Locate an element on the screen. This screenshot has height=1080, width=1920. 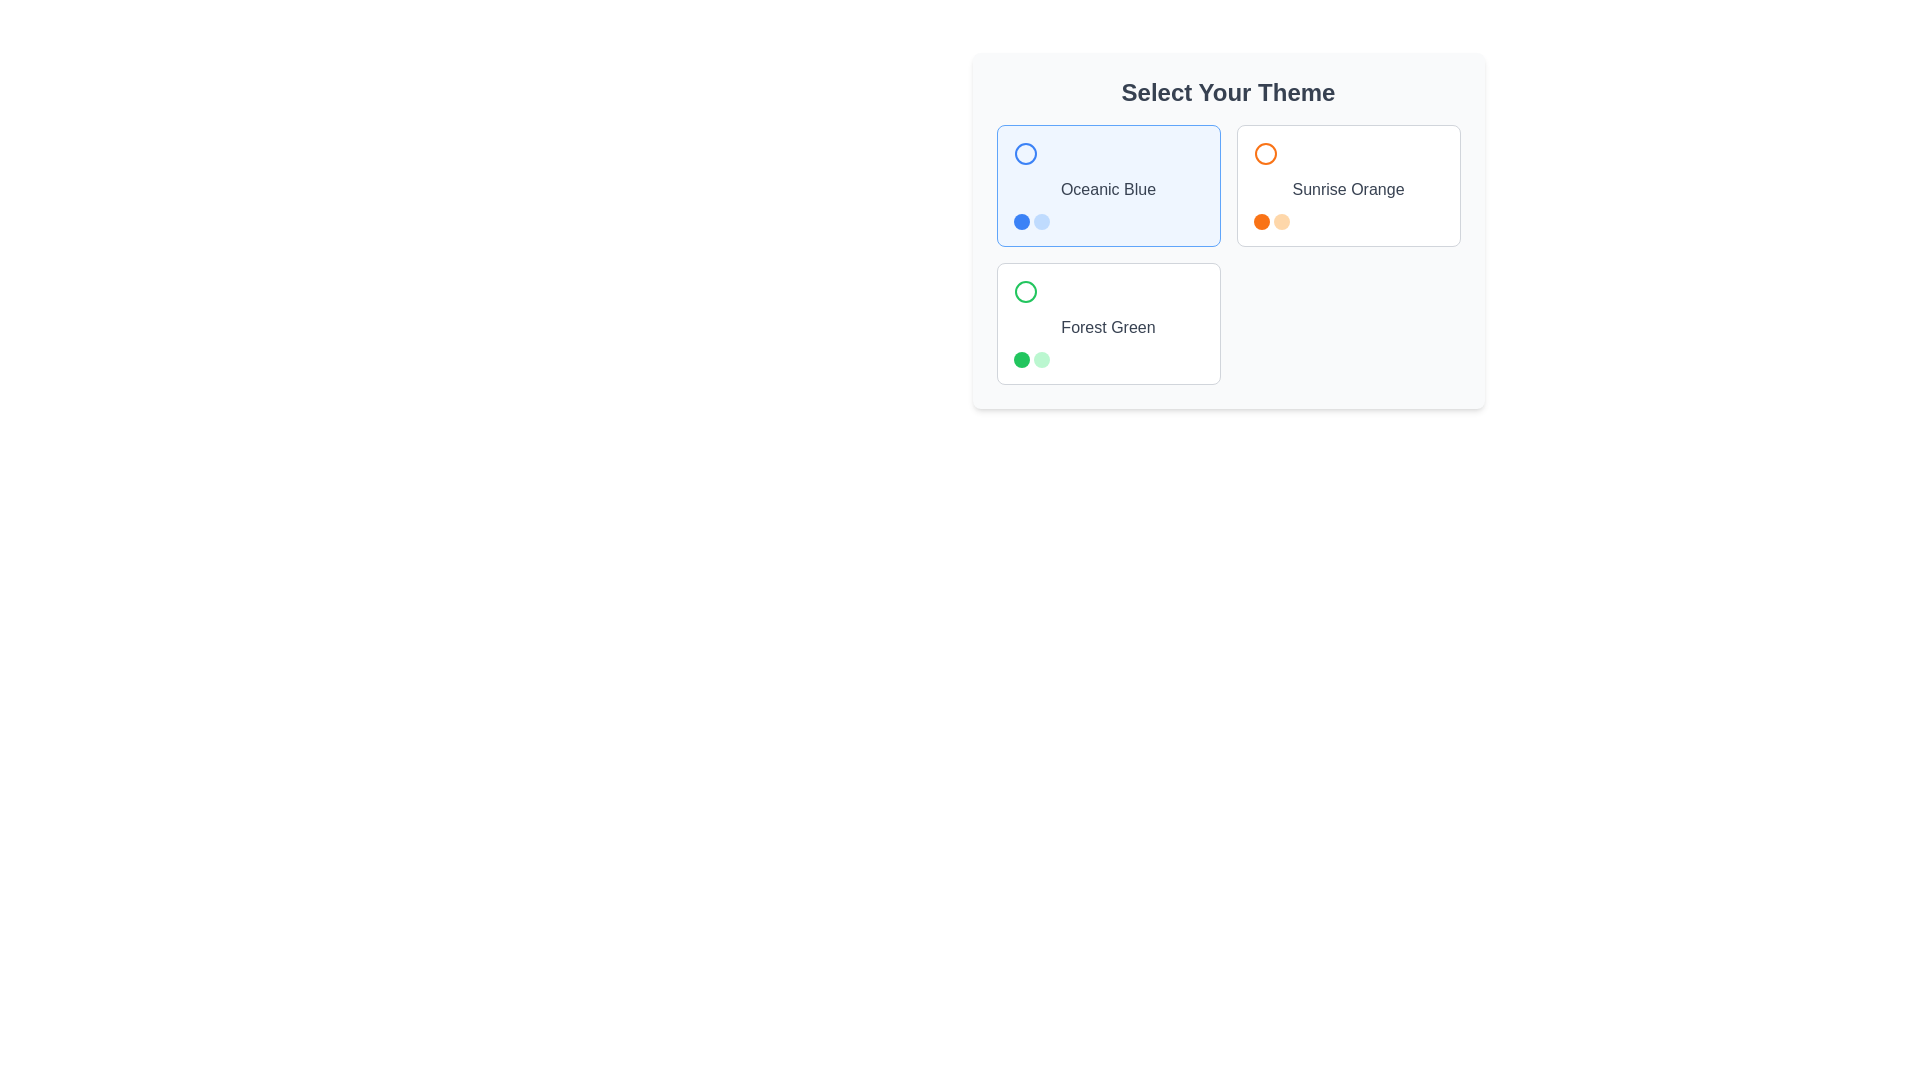
the 'Oceanic Blue' theme selection card located at the top-left of the theme selection interface is located at coordinates (1107, 185).